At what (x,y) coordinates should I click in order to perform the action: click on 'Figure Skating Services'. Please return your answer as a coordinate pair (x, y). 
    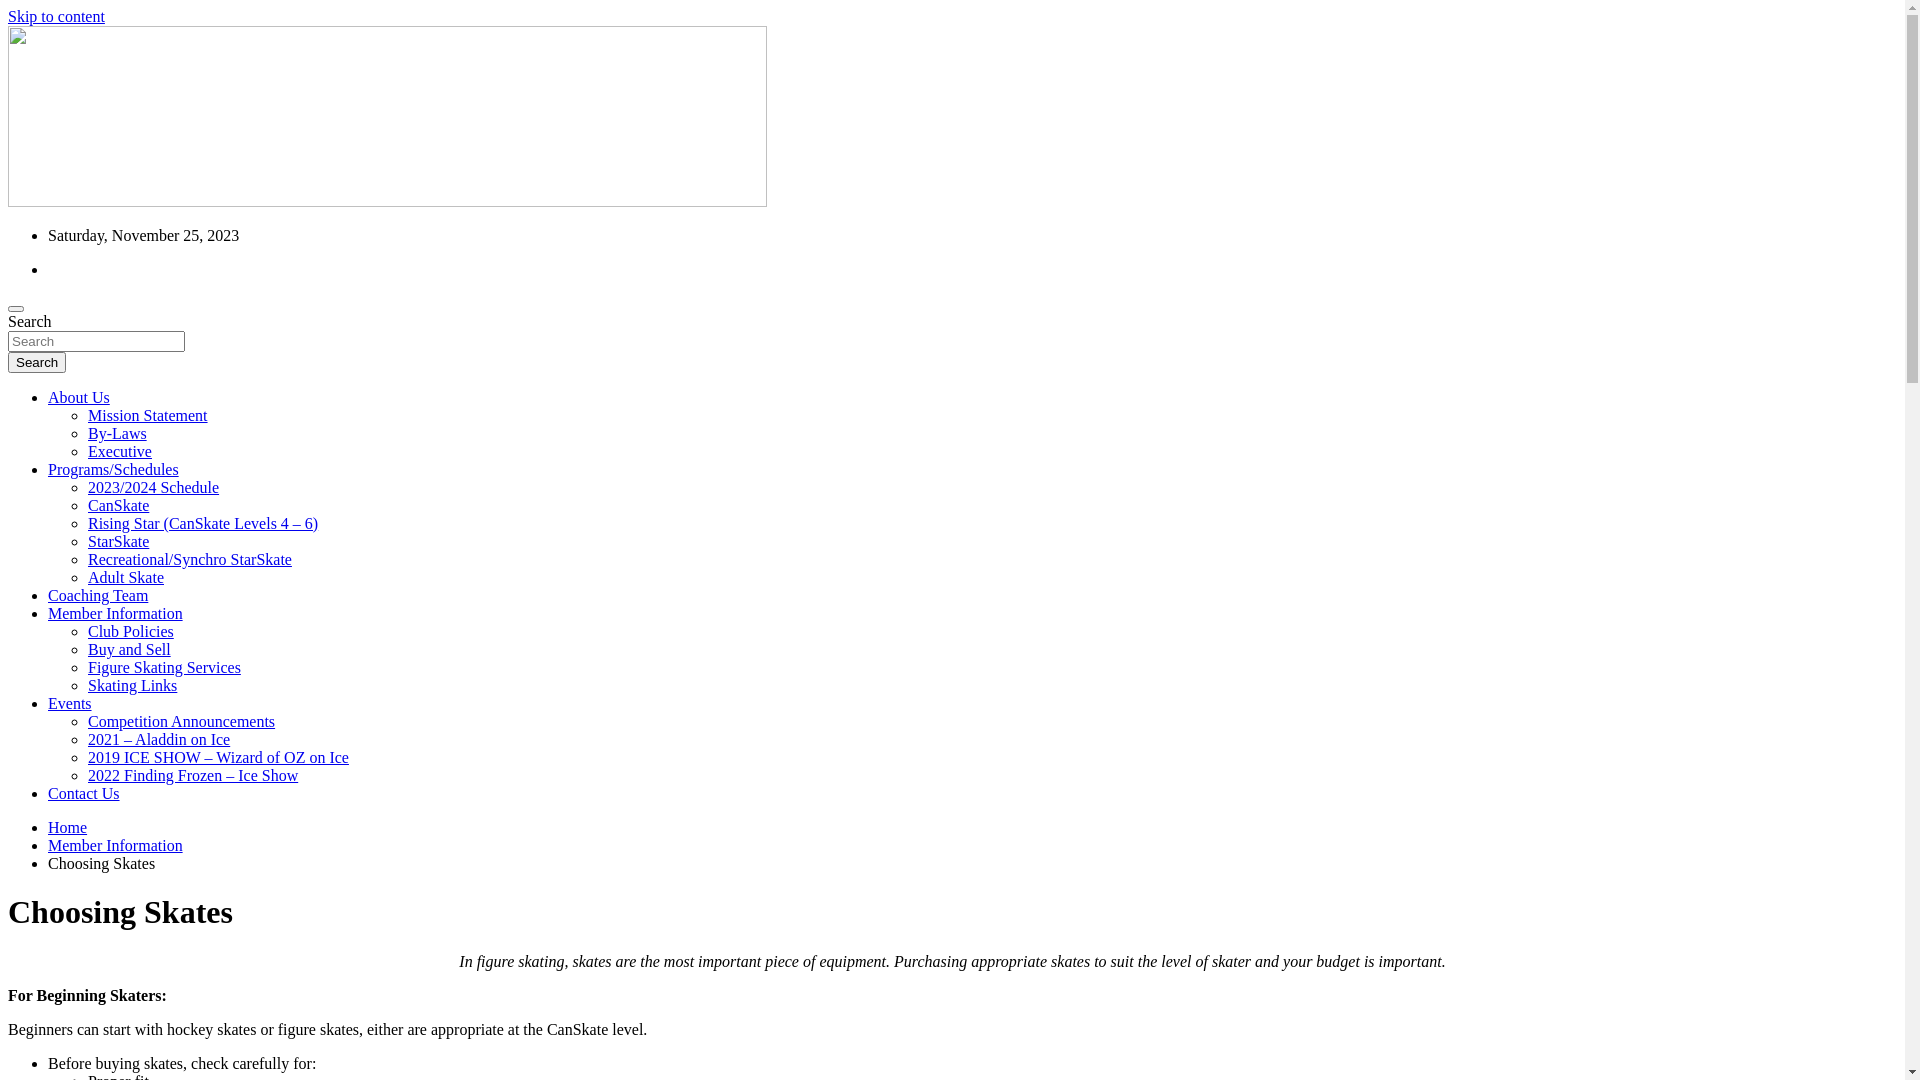
    Looking at the image, I should click on (164, 667).